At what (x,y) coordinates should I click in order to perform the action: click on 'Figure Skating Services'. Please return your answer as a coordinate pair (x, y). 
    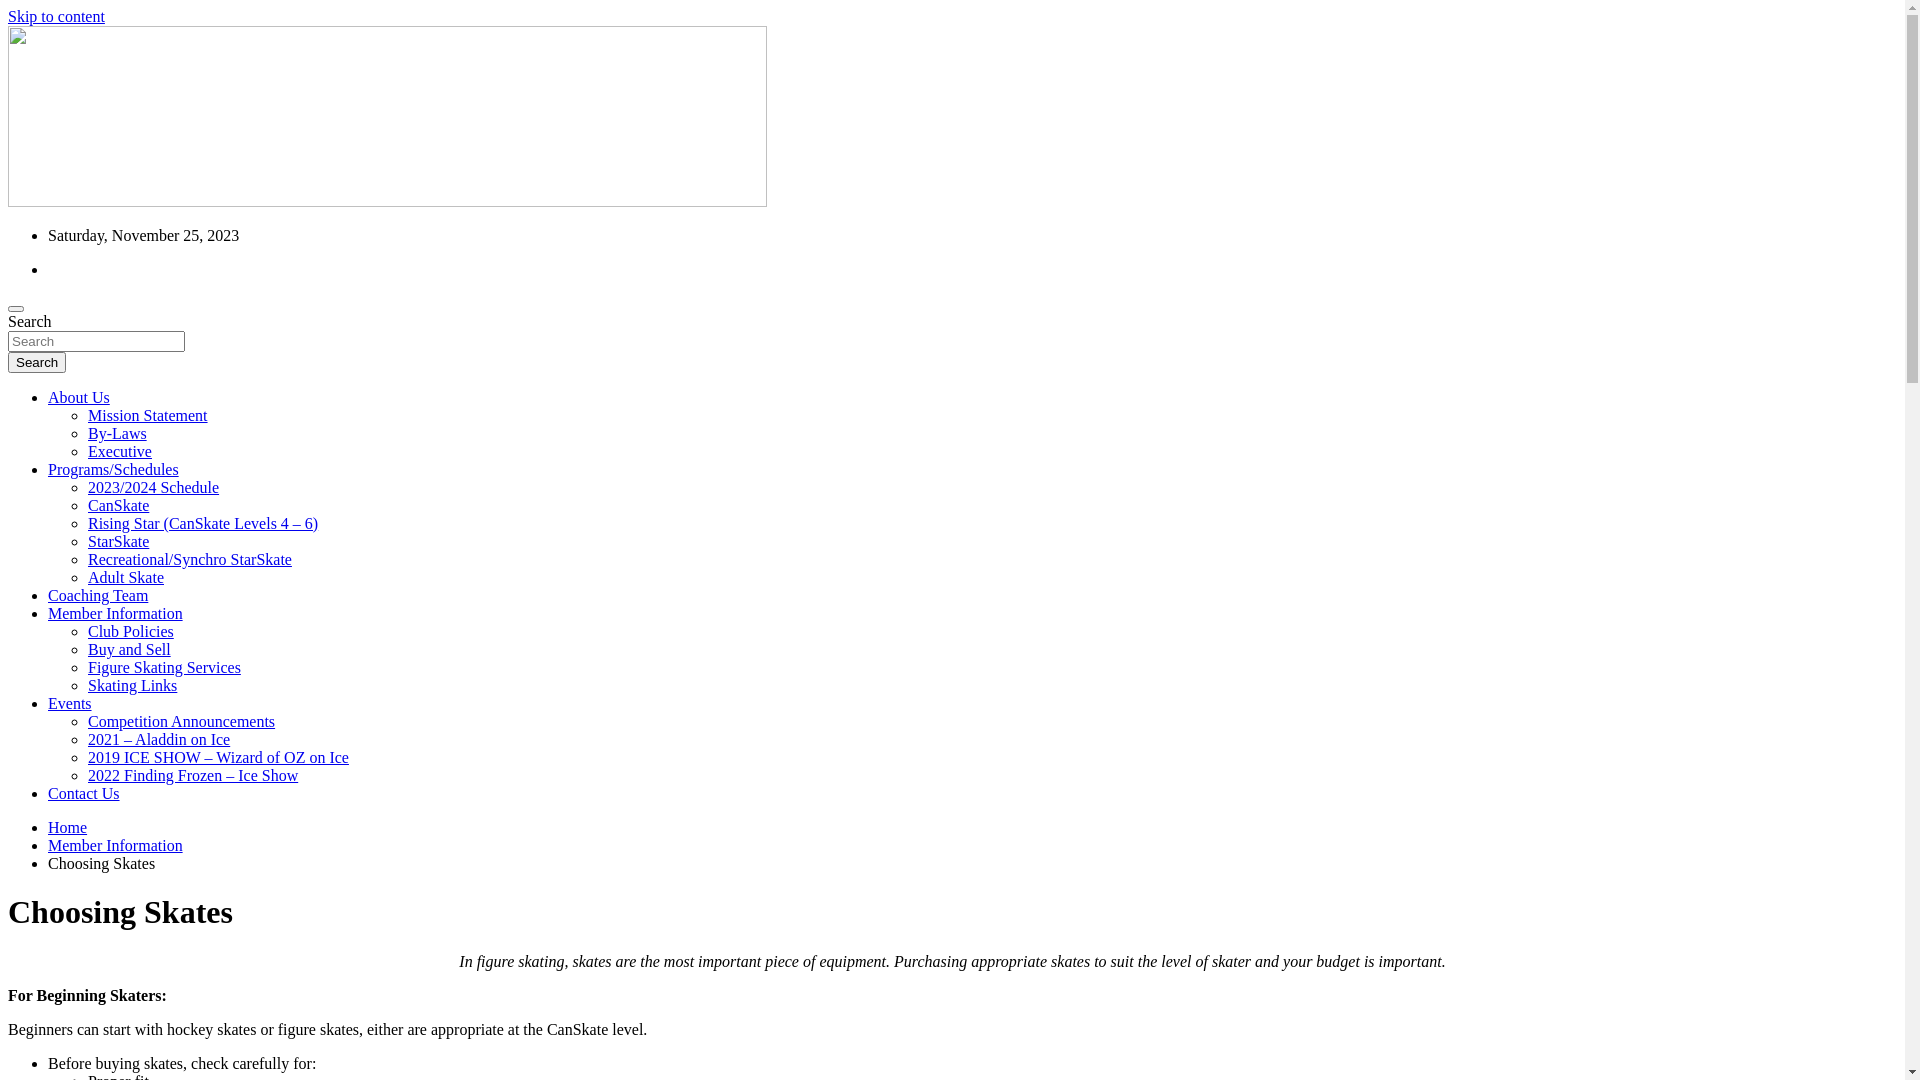
    Looking at the image, I should click on (164, 667).